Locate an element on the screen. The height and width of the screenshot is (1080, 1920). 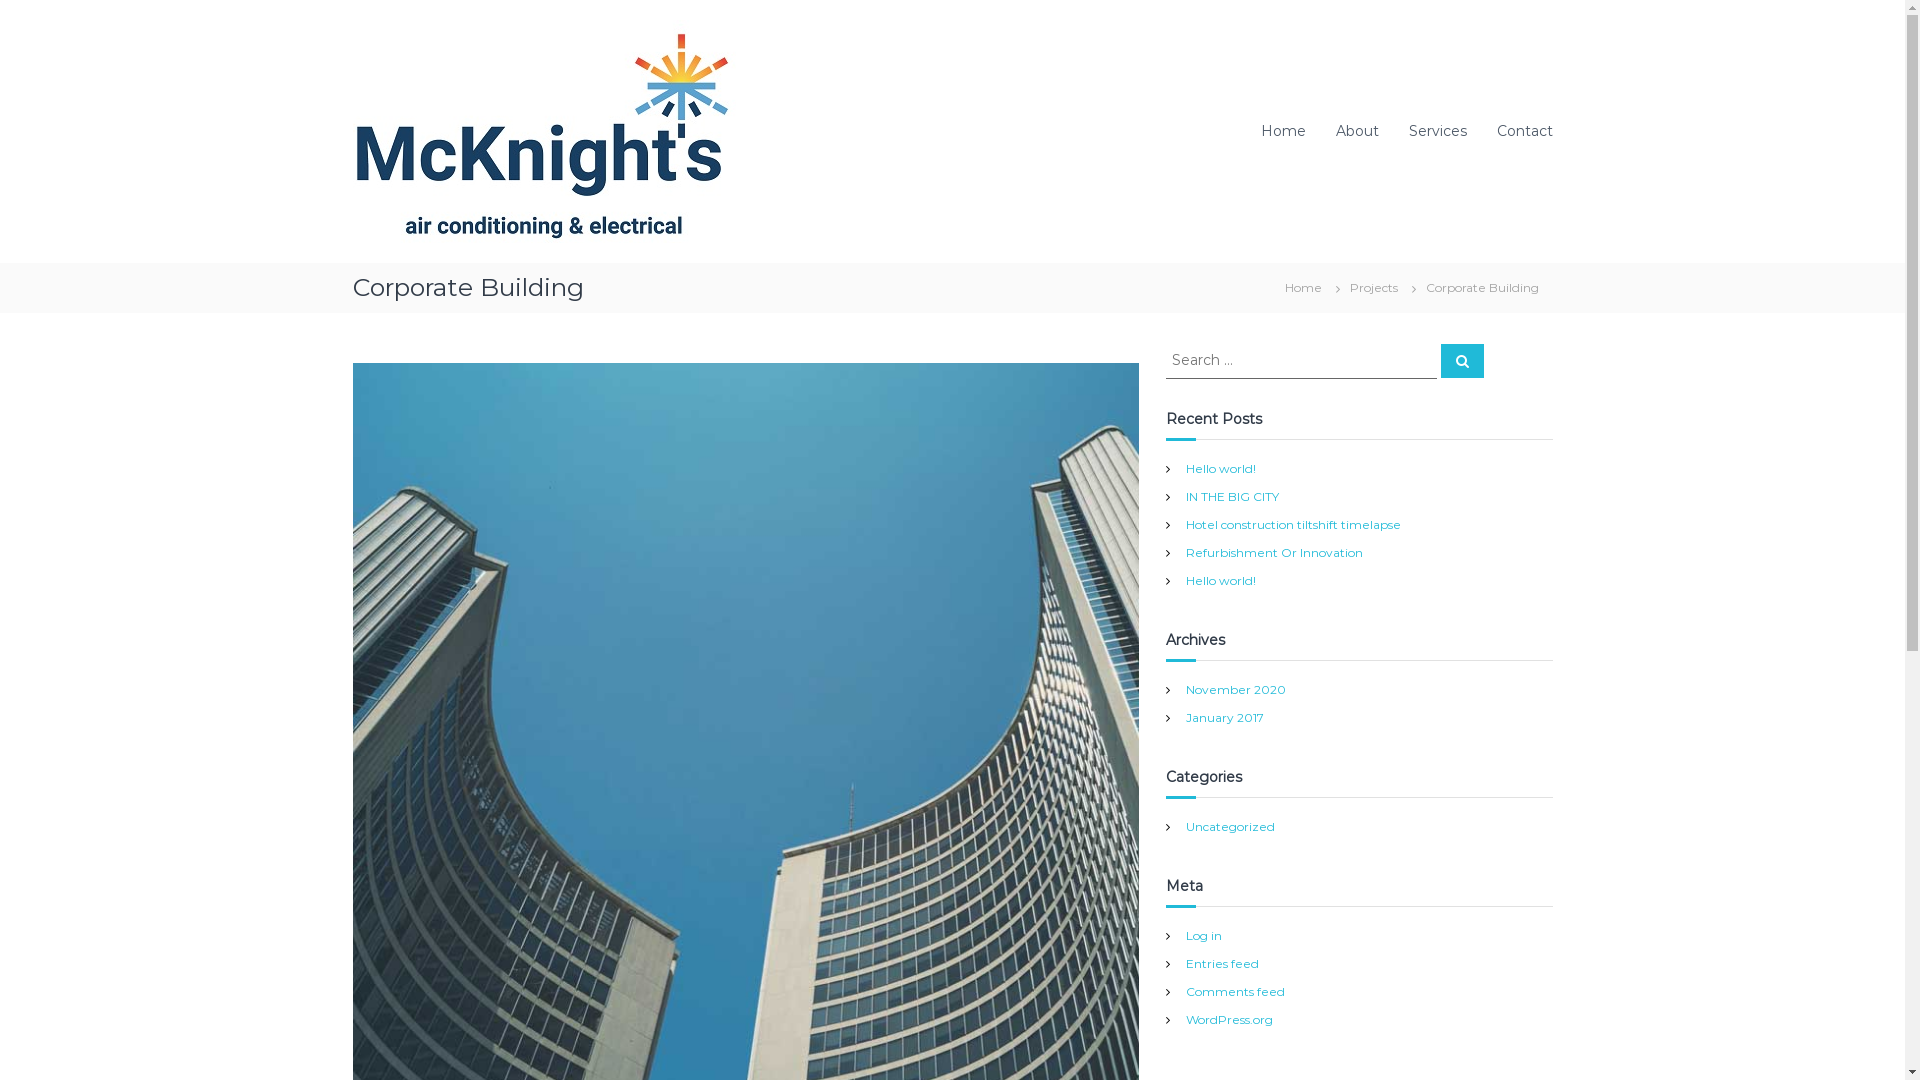
'Contact' is located at coordinates (1522, 131).